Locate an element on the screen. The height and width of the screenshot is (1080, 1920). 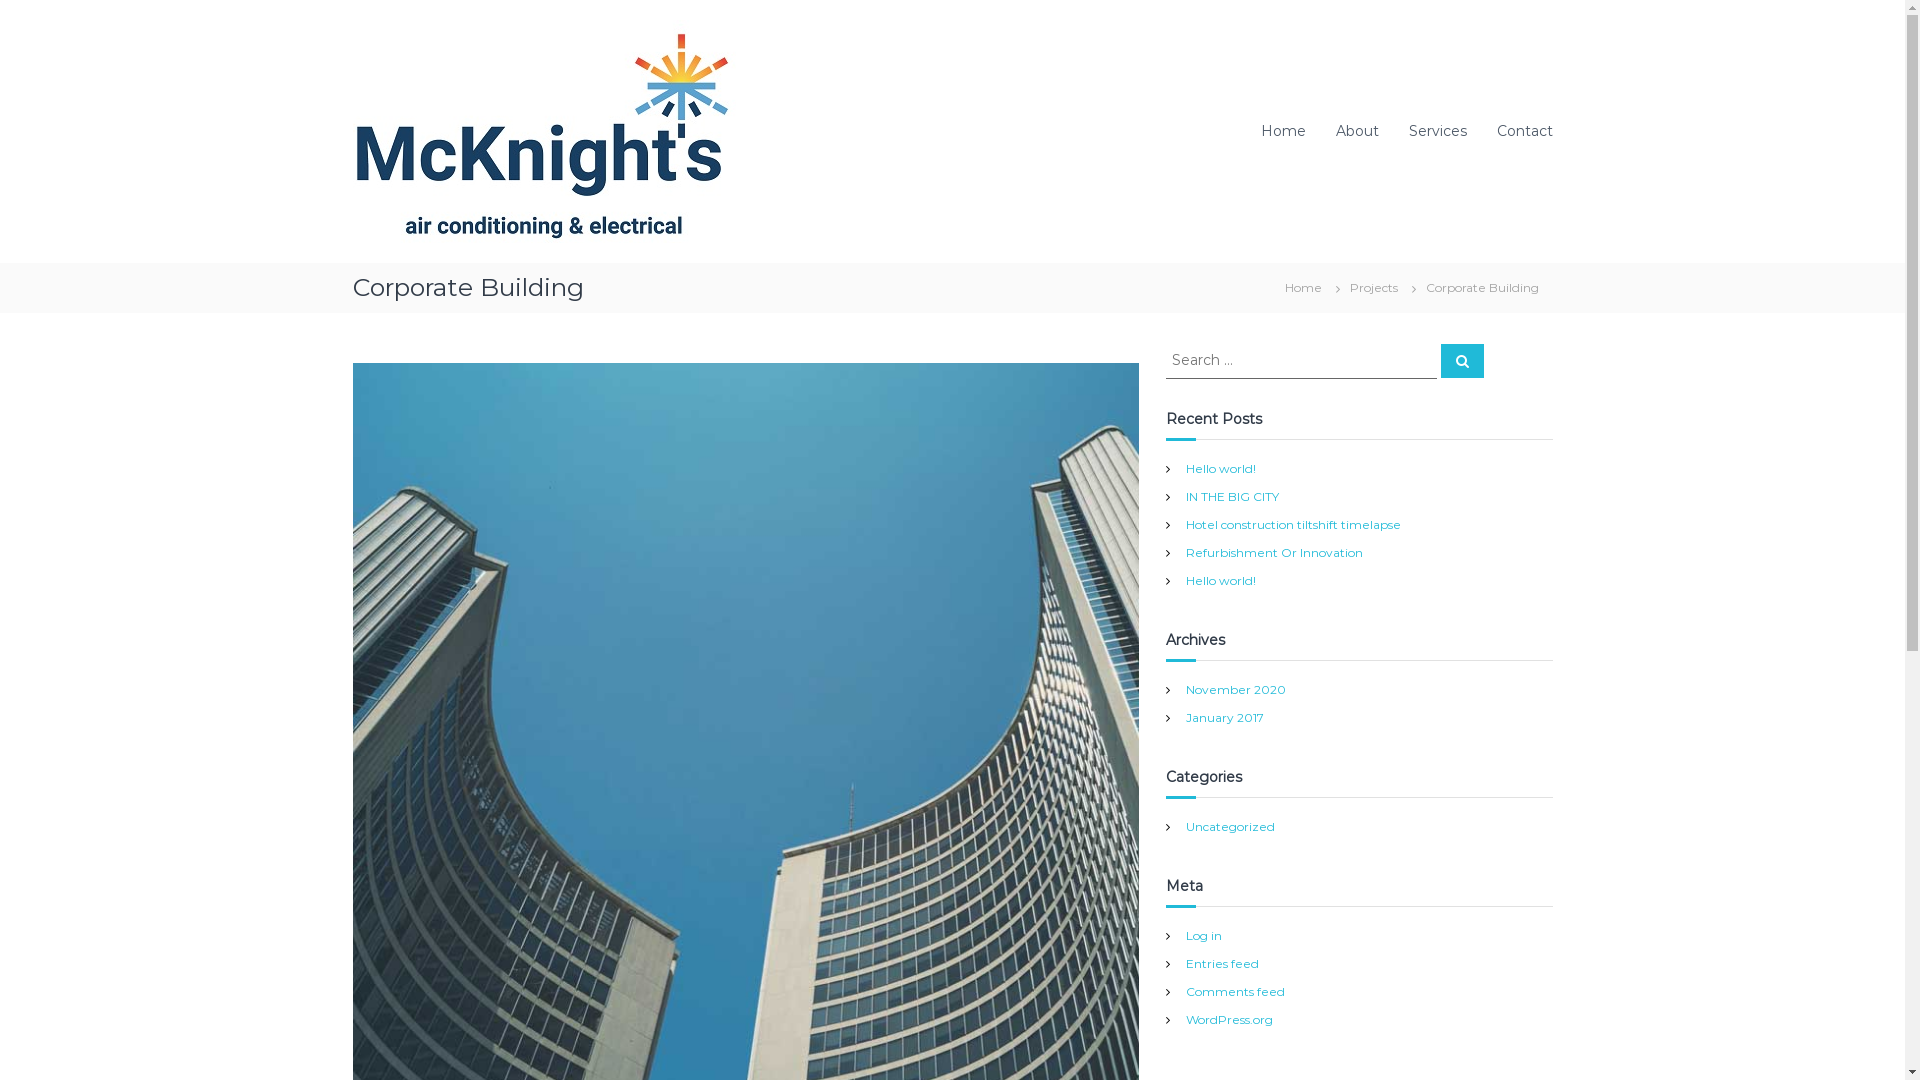
'Contact' is located at coordinates (1522, 131).